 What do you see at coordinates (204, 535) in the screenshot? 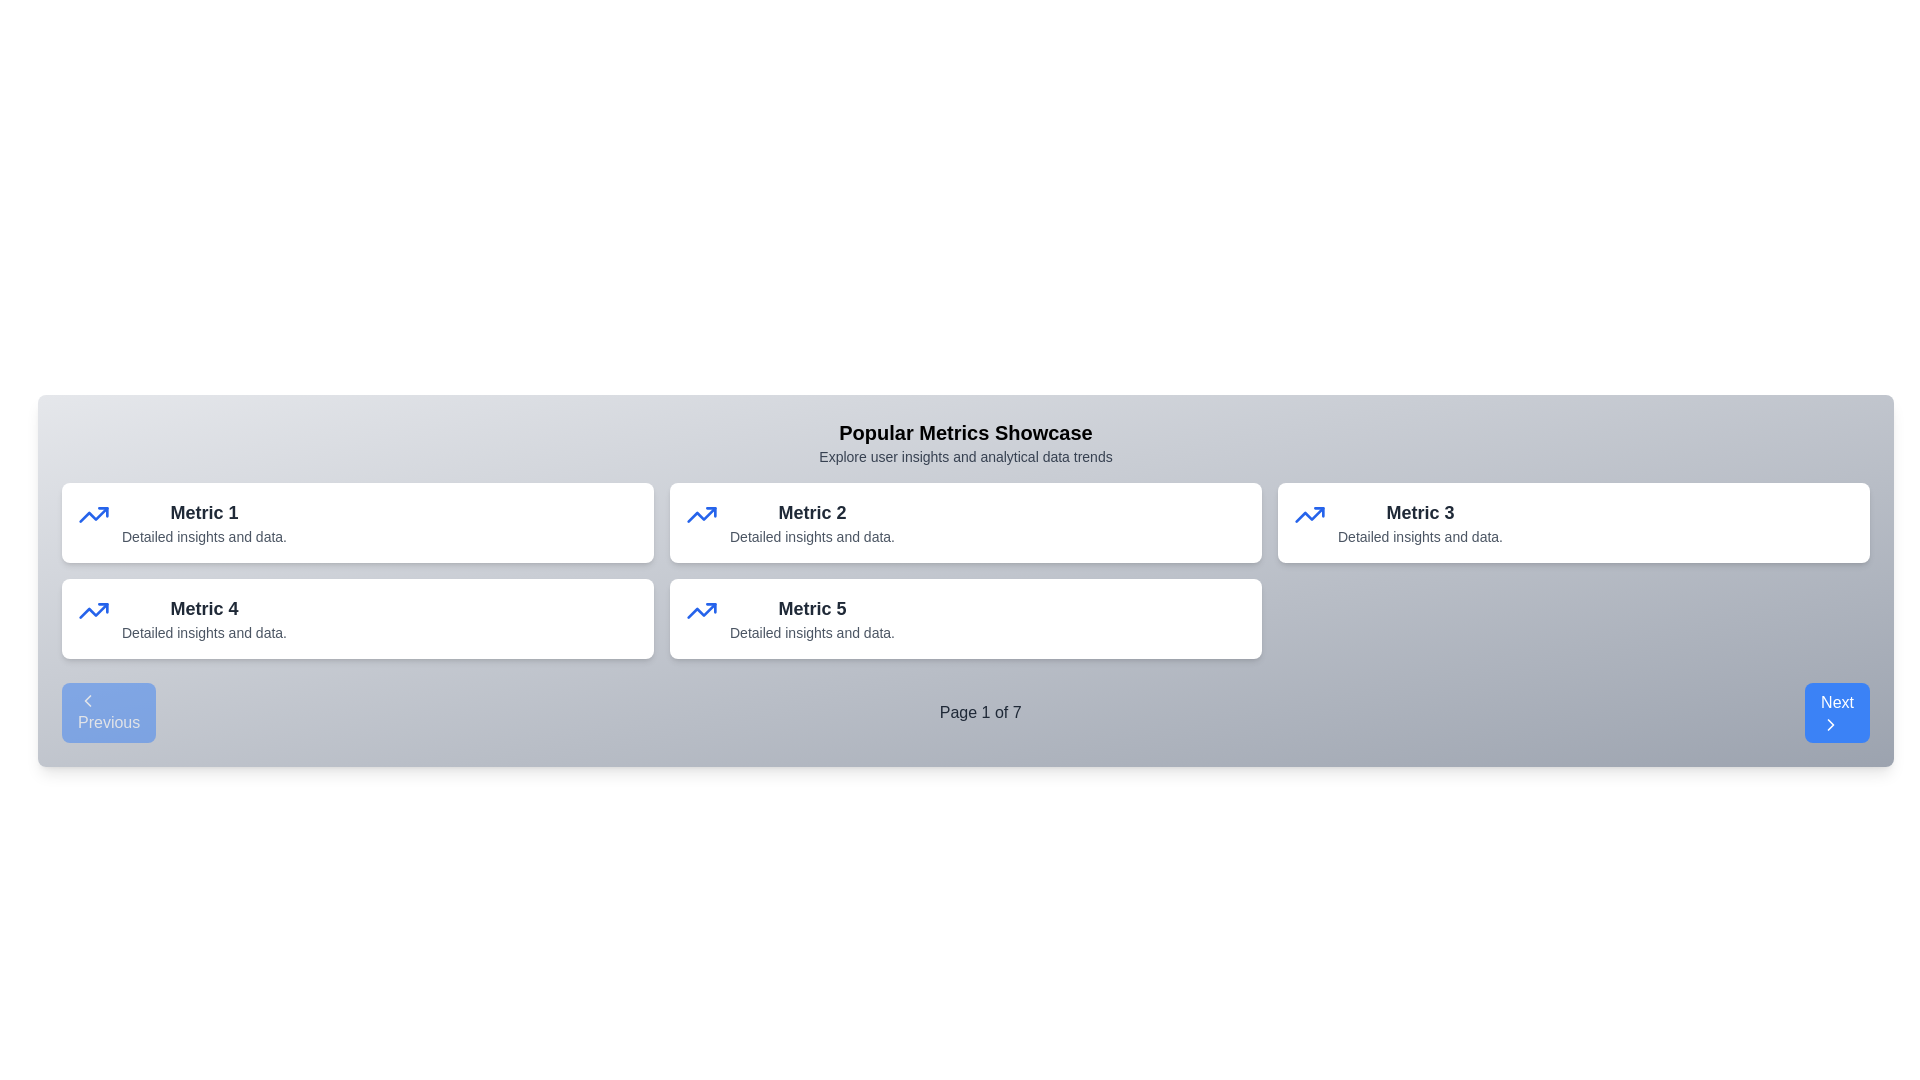
I see `the text display element located in the first row, first column of the grid layout under the 'Metric 1' label` at bounding box center [204, 535].